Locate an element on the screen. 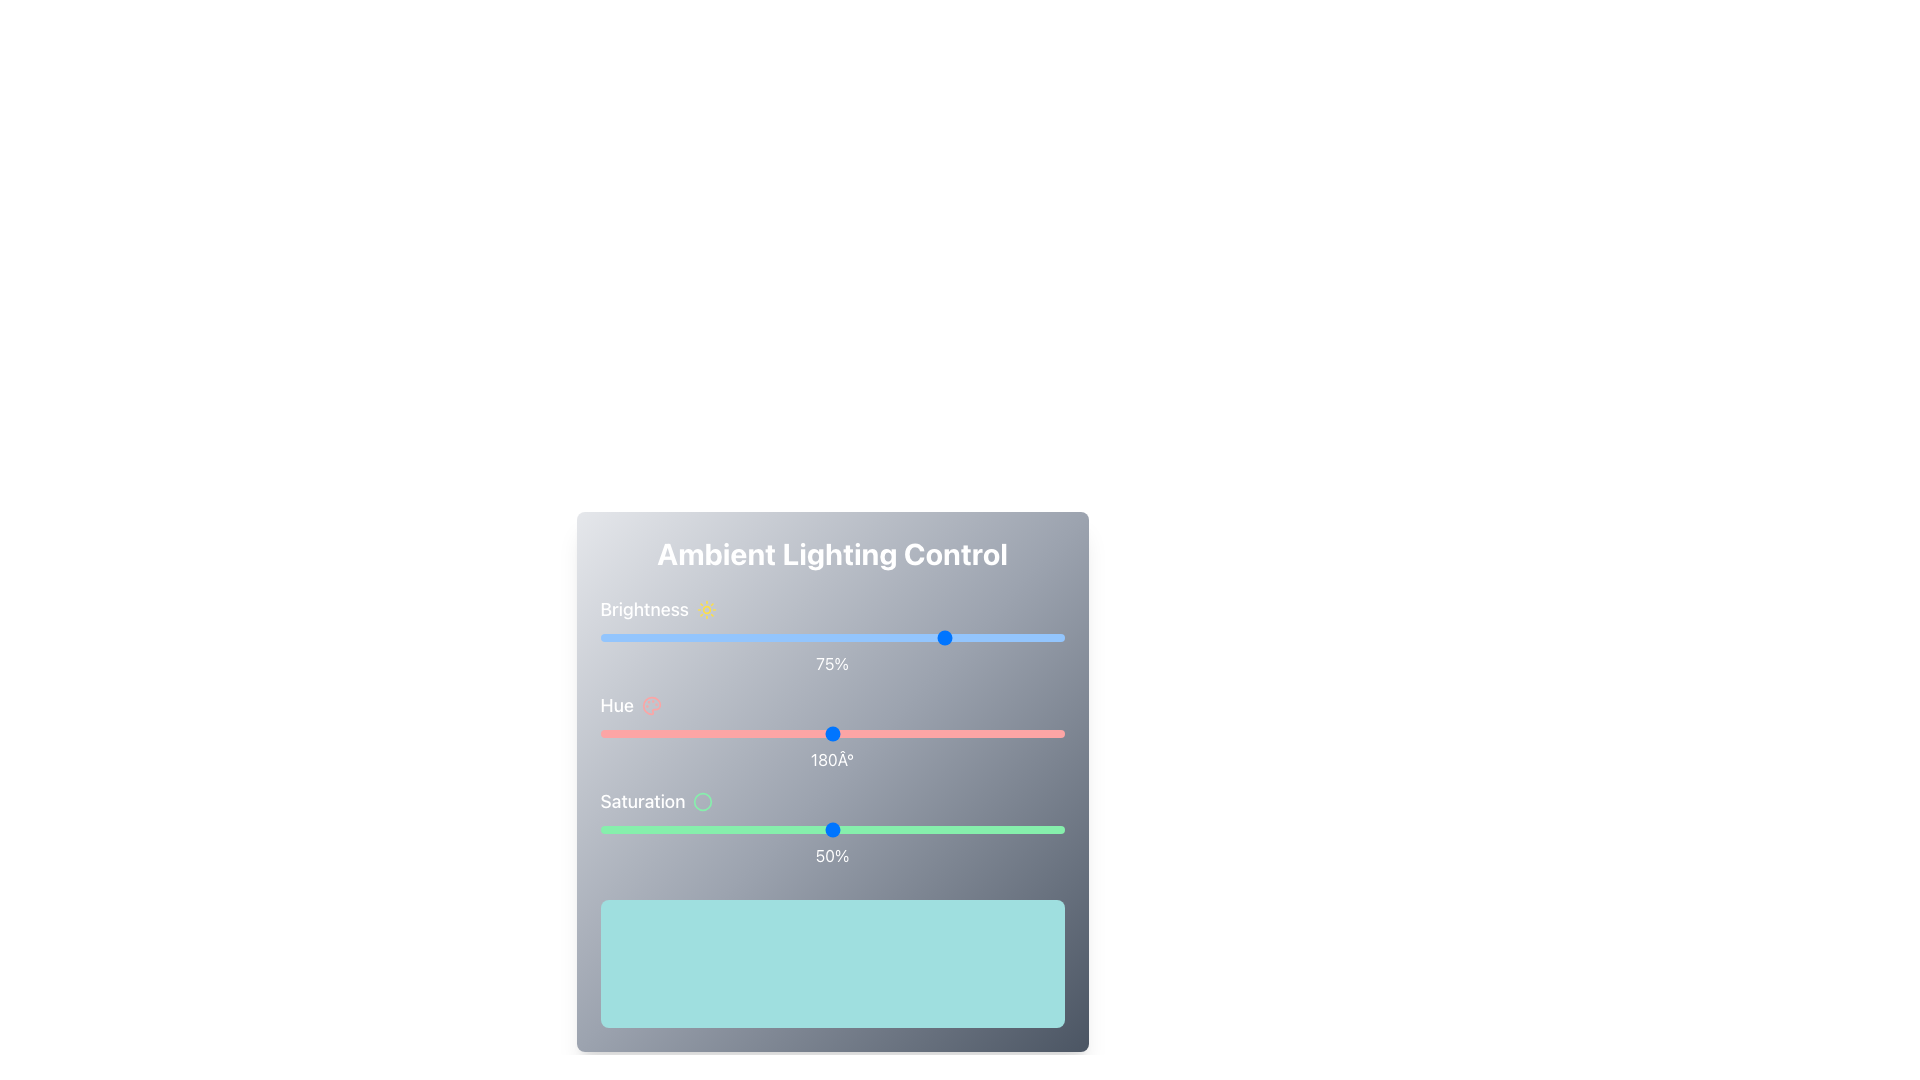 The image size is (1920, 1080). saturation is located at coordinates (738, 829).